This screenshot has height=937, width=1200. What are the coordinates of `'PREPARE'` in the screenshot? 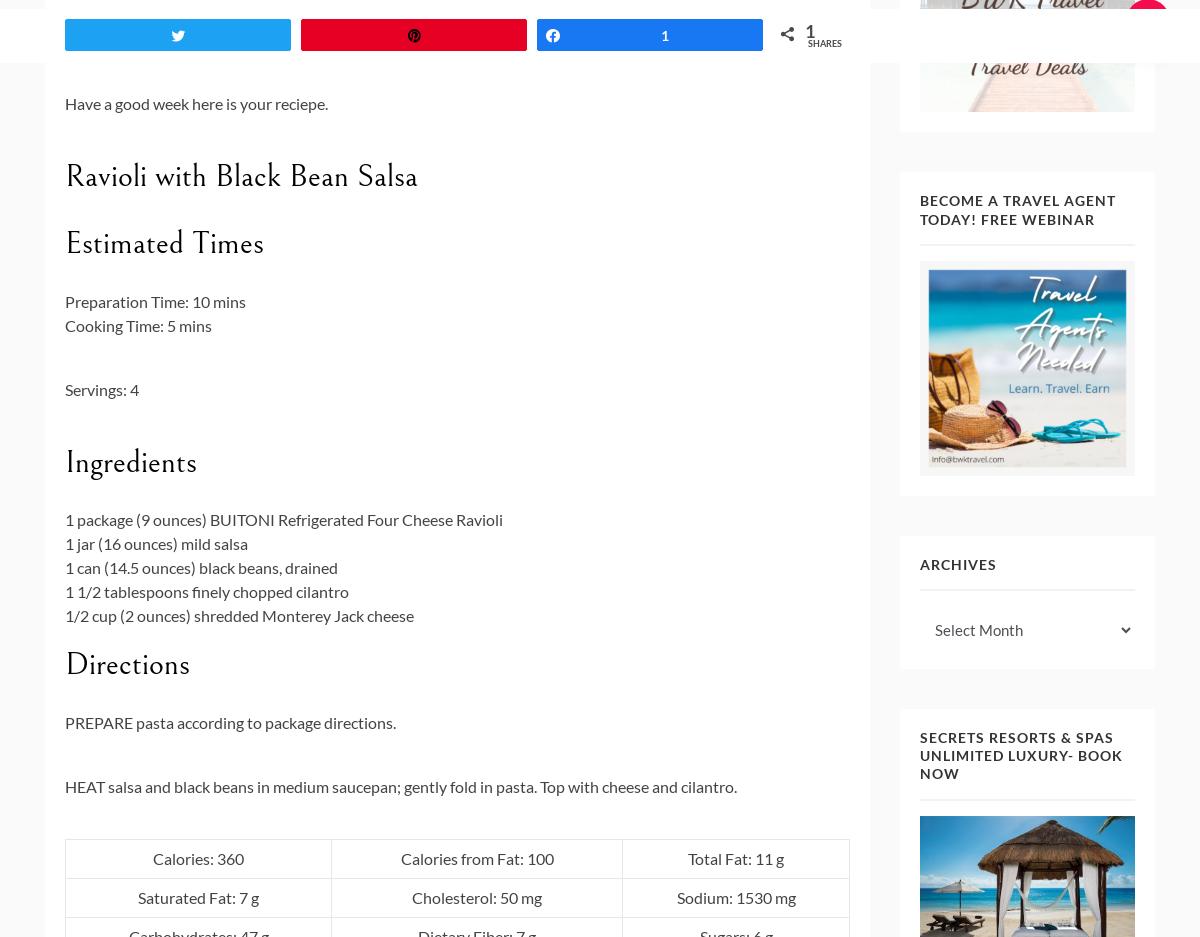 It's located at (65, 720).